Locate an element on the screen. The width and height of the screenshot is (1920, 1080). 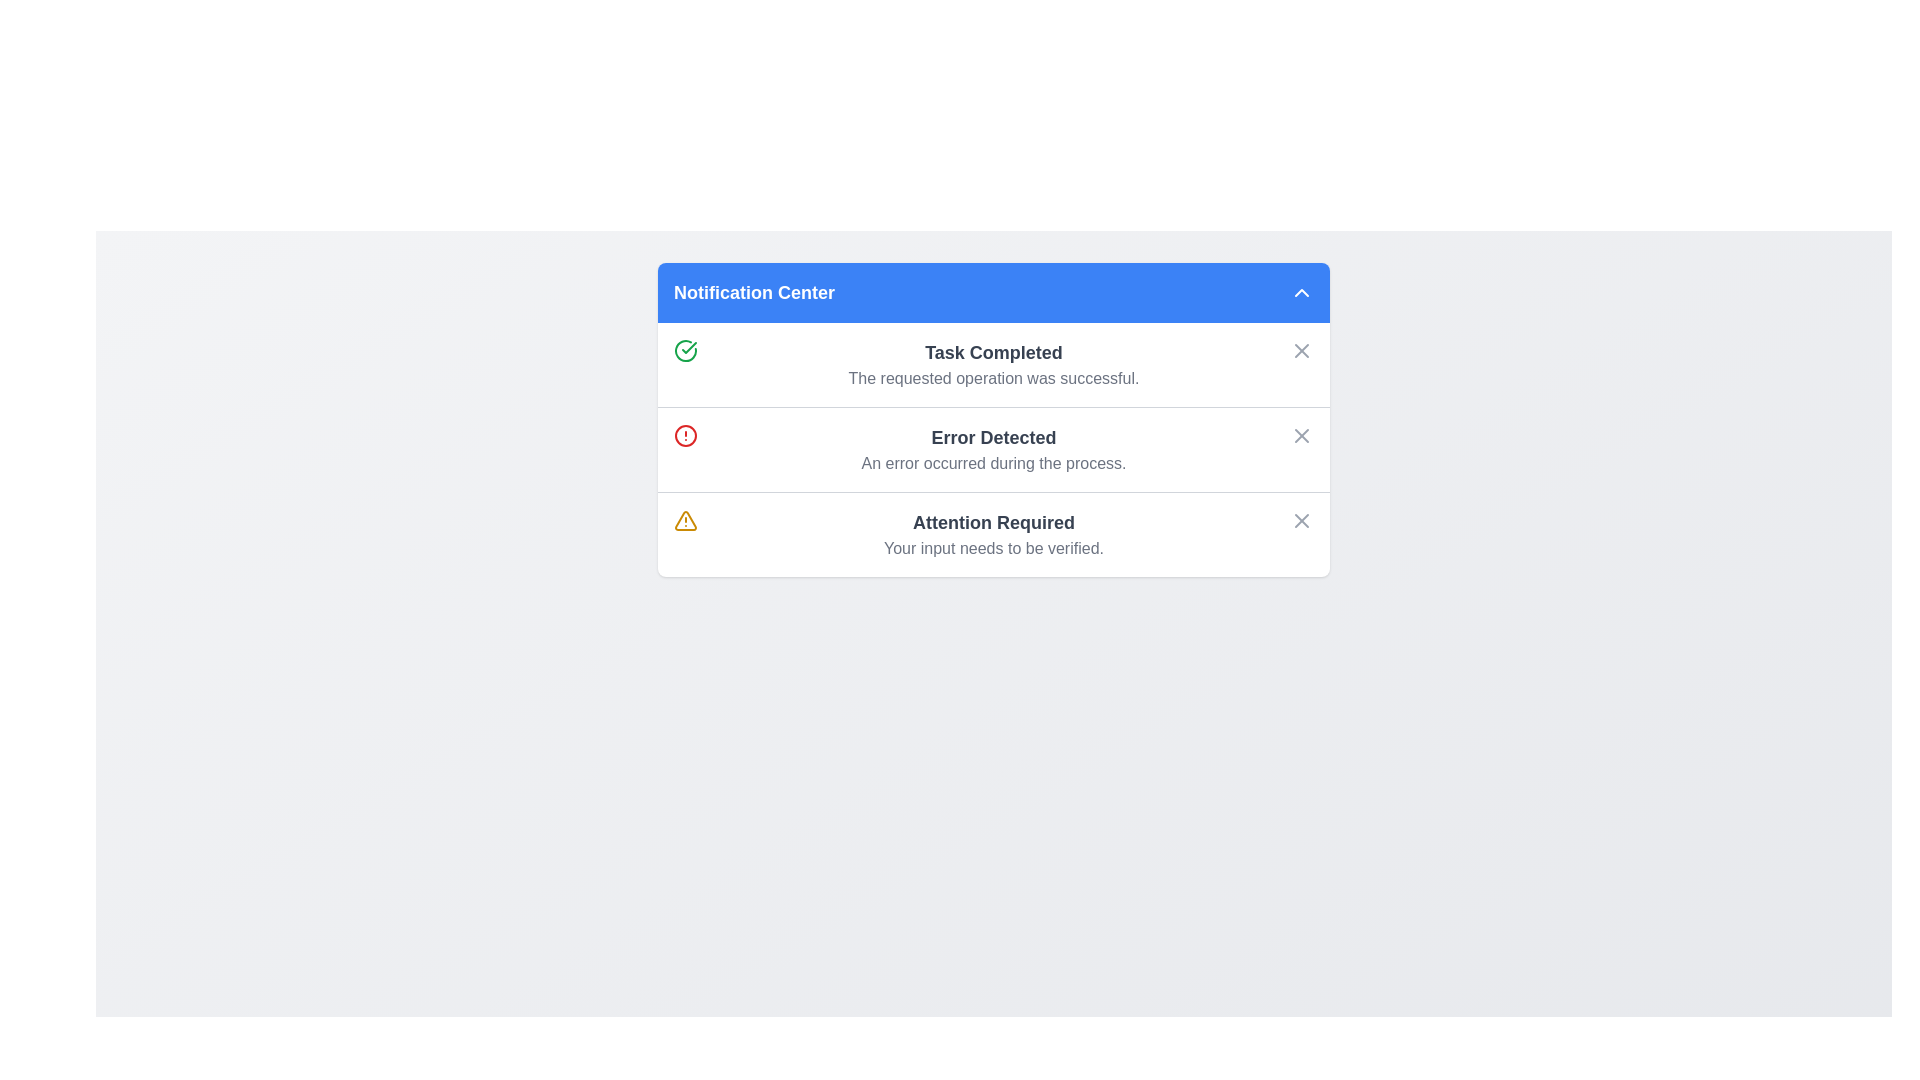
the text label providing additional information about the 'Attention Required' notification, located directly underneath the heading in the notification list is located at coordinates (993, 548).